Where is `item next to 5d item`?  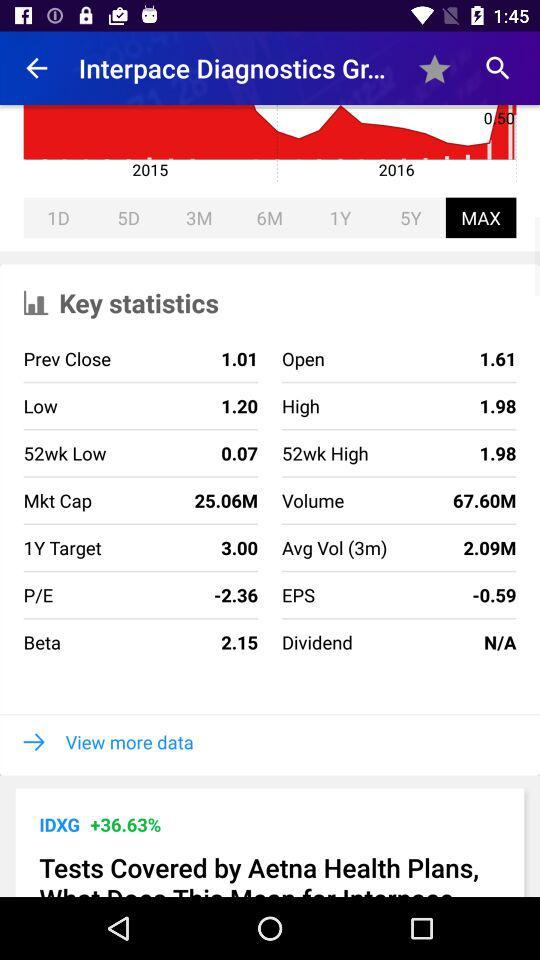
item next to 5d item is located at coordinates (58, 217).